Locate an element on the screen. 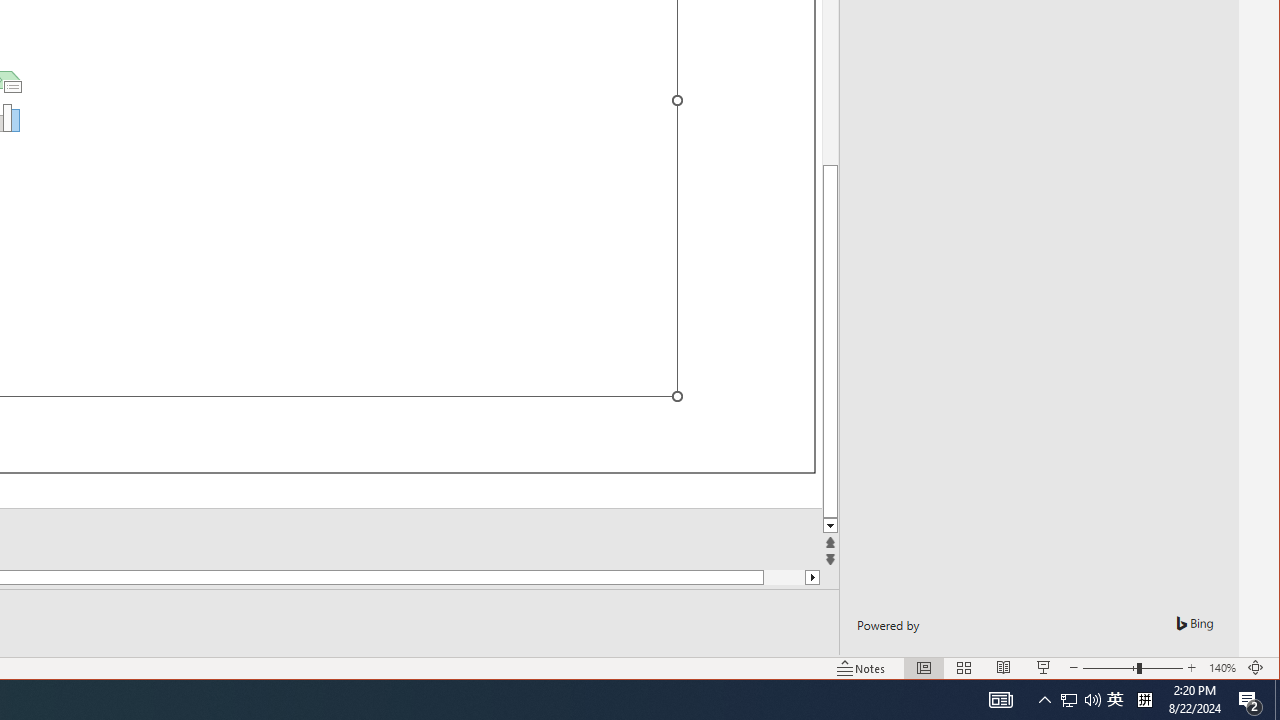 Image resolution: width=1280 pixels, height=720 pixels. 'Line down' is located at coordinates (830, 525).